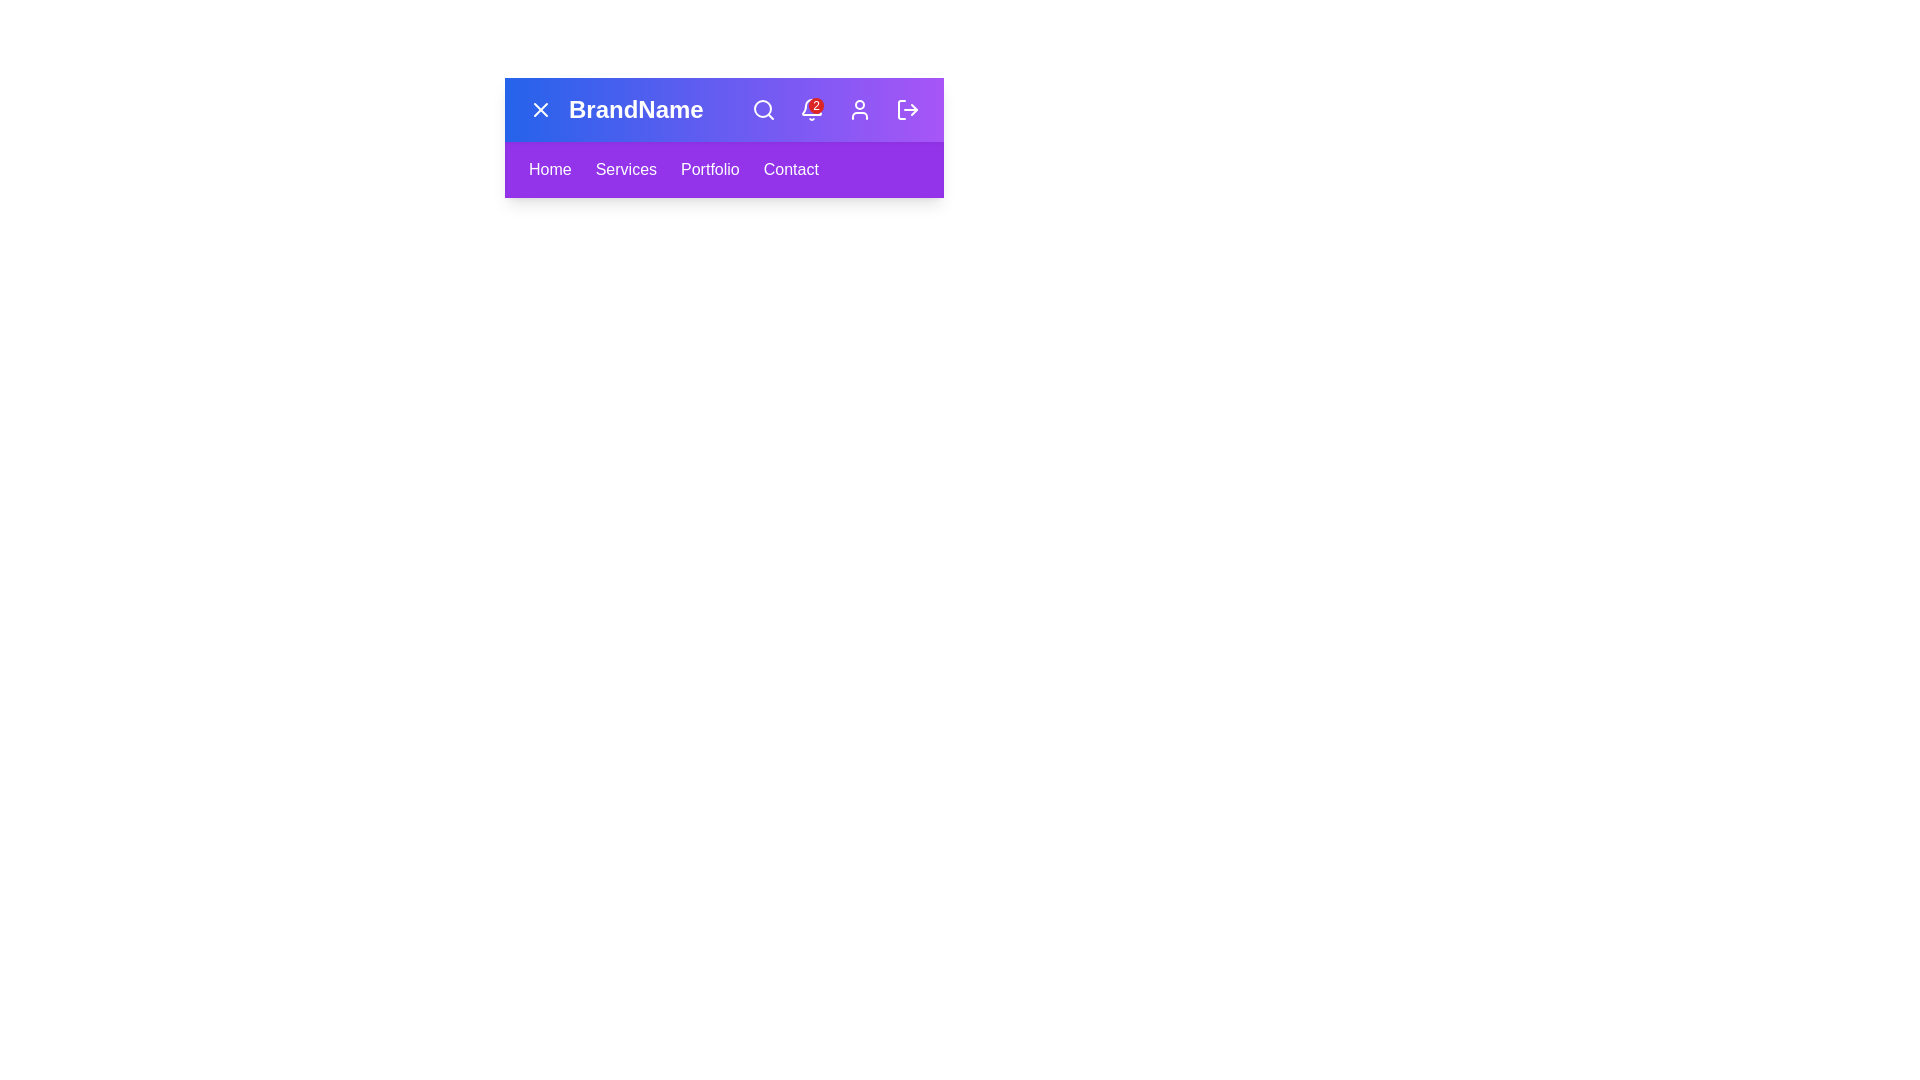 The width and height of the screenshot is (1920, 1080). Describe the element at coordinates (816, 105) in the screenshot. I see `the Badge that indicates the number of notifications associated with the bell icon located in the navigation bar towards the right end` at that location.